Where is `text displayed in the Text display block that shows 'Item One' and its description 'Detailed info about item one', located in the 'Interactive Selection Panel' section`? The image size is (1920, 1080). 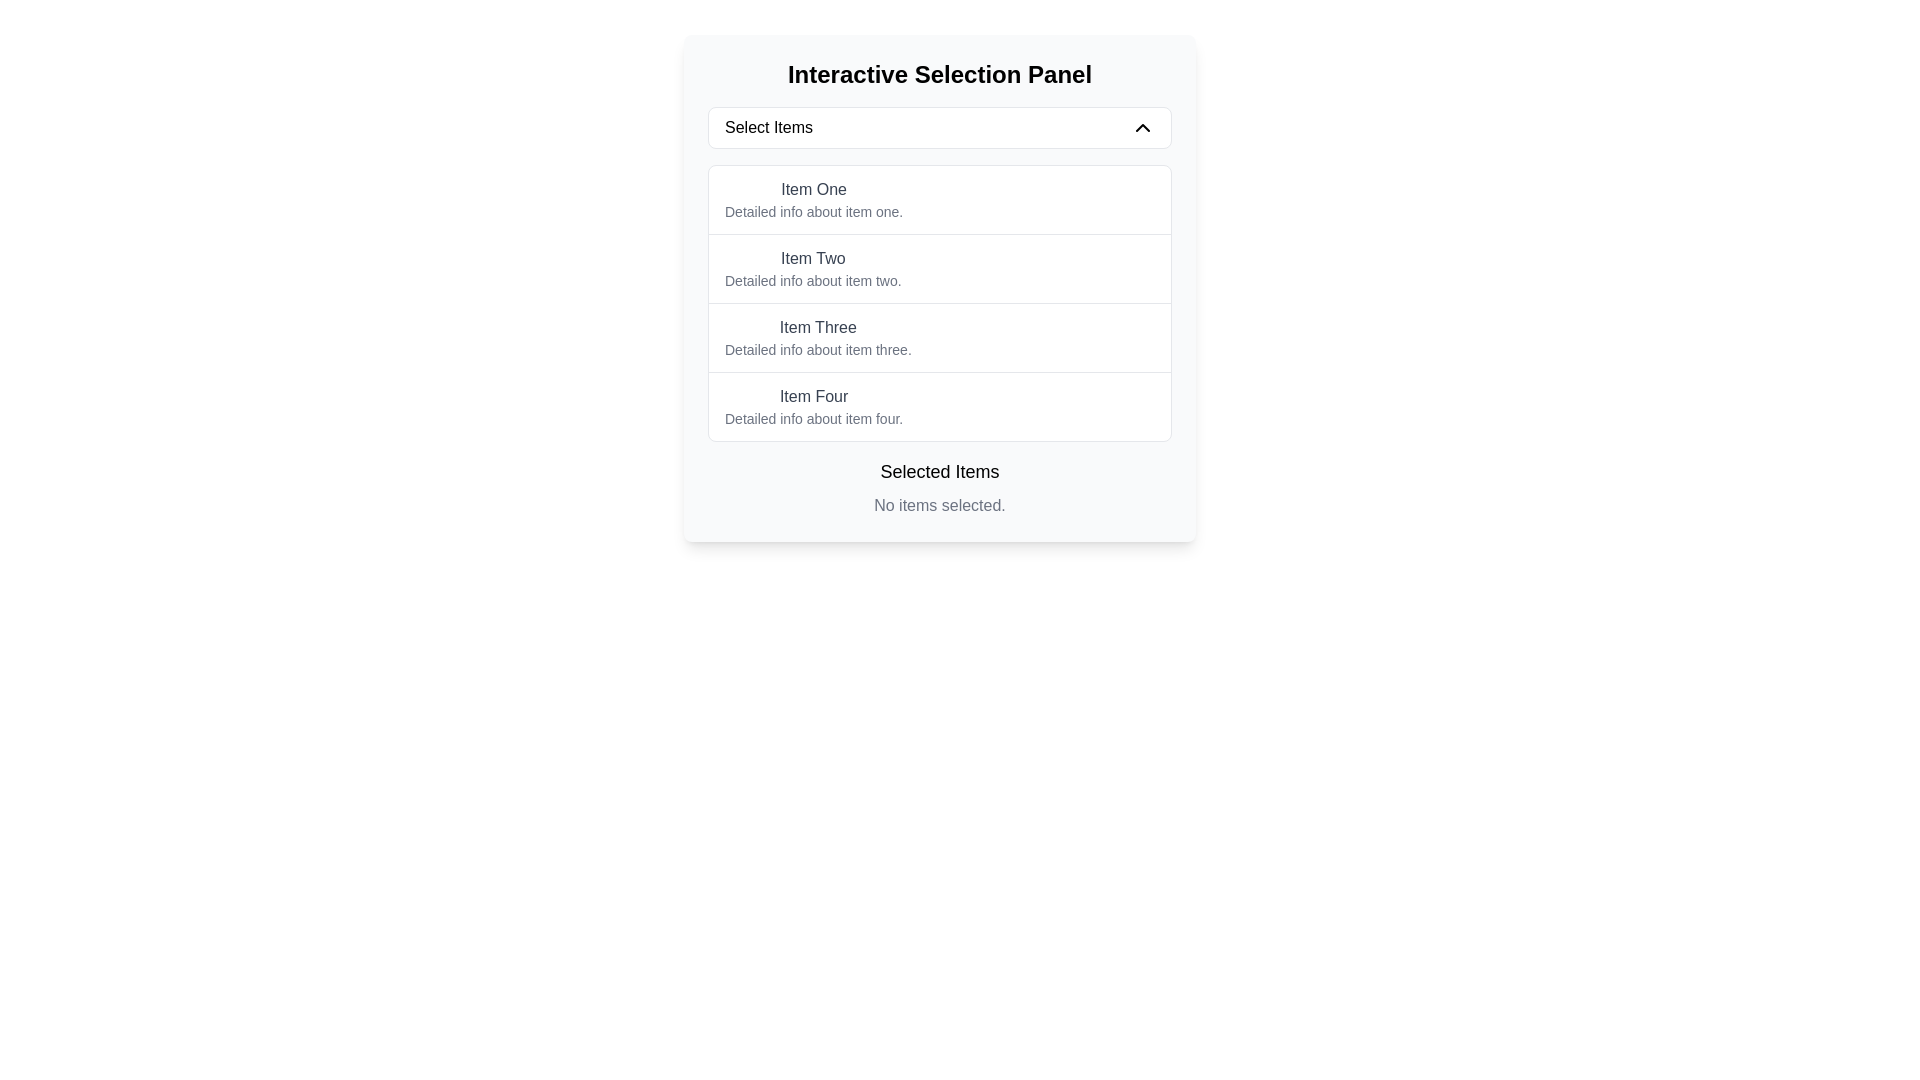
text displayed in the Text display block that shows 'Item One' and its description 'Detailed info about item one', located in the 'Interactive Selection Panel' section is located at coordinates (814, 200).